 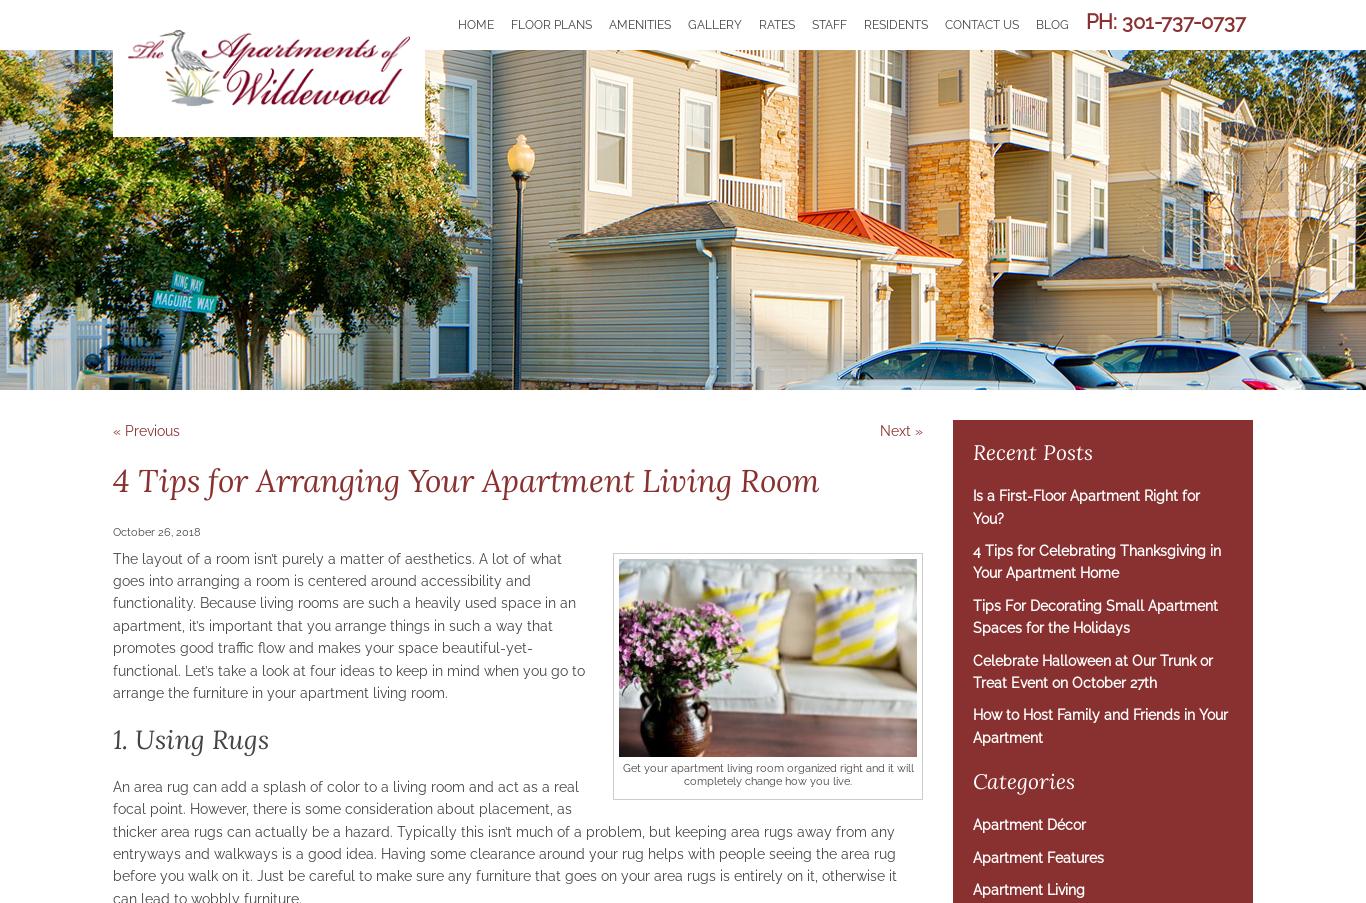 What do you see at coordinates (476, 23) in the screenshot?
I see `'Home'` at bounding box center [476, 23].